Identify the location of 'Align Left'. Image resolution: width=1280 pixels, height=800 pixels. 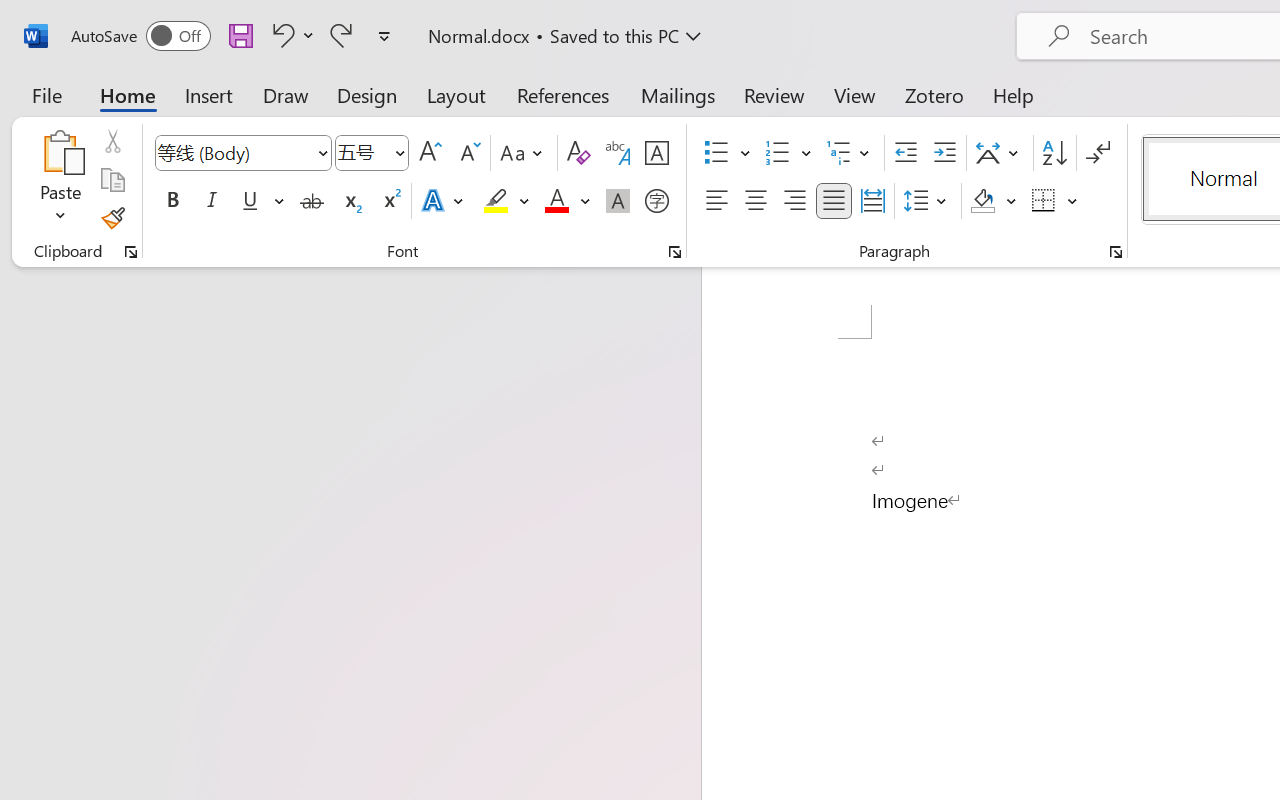
(716, 201).